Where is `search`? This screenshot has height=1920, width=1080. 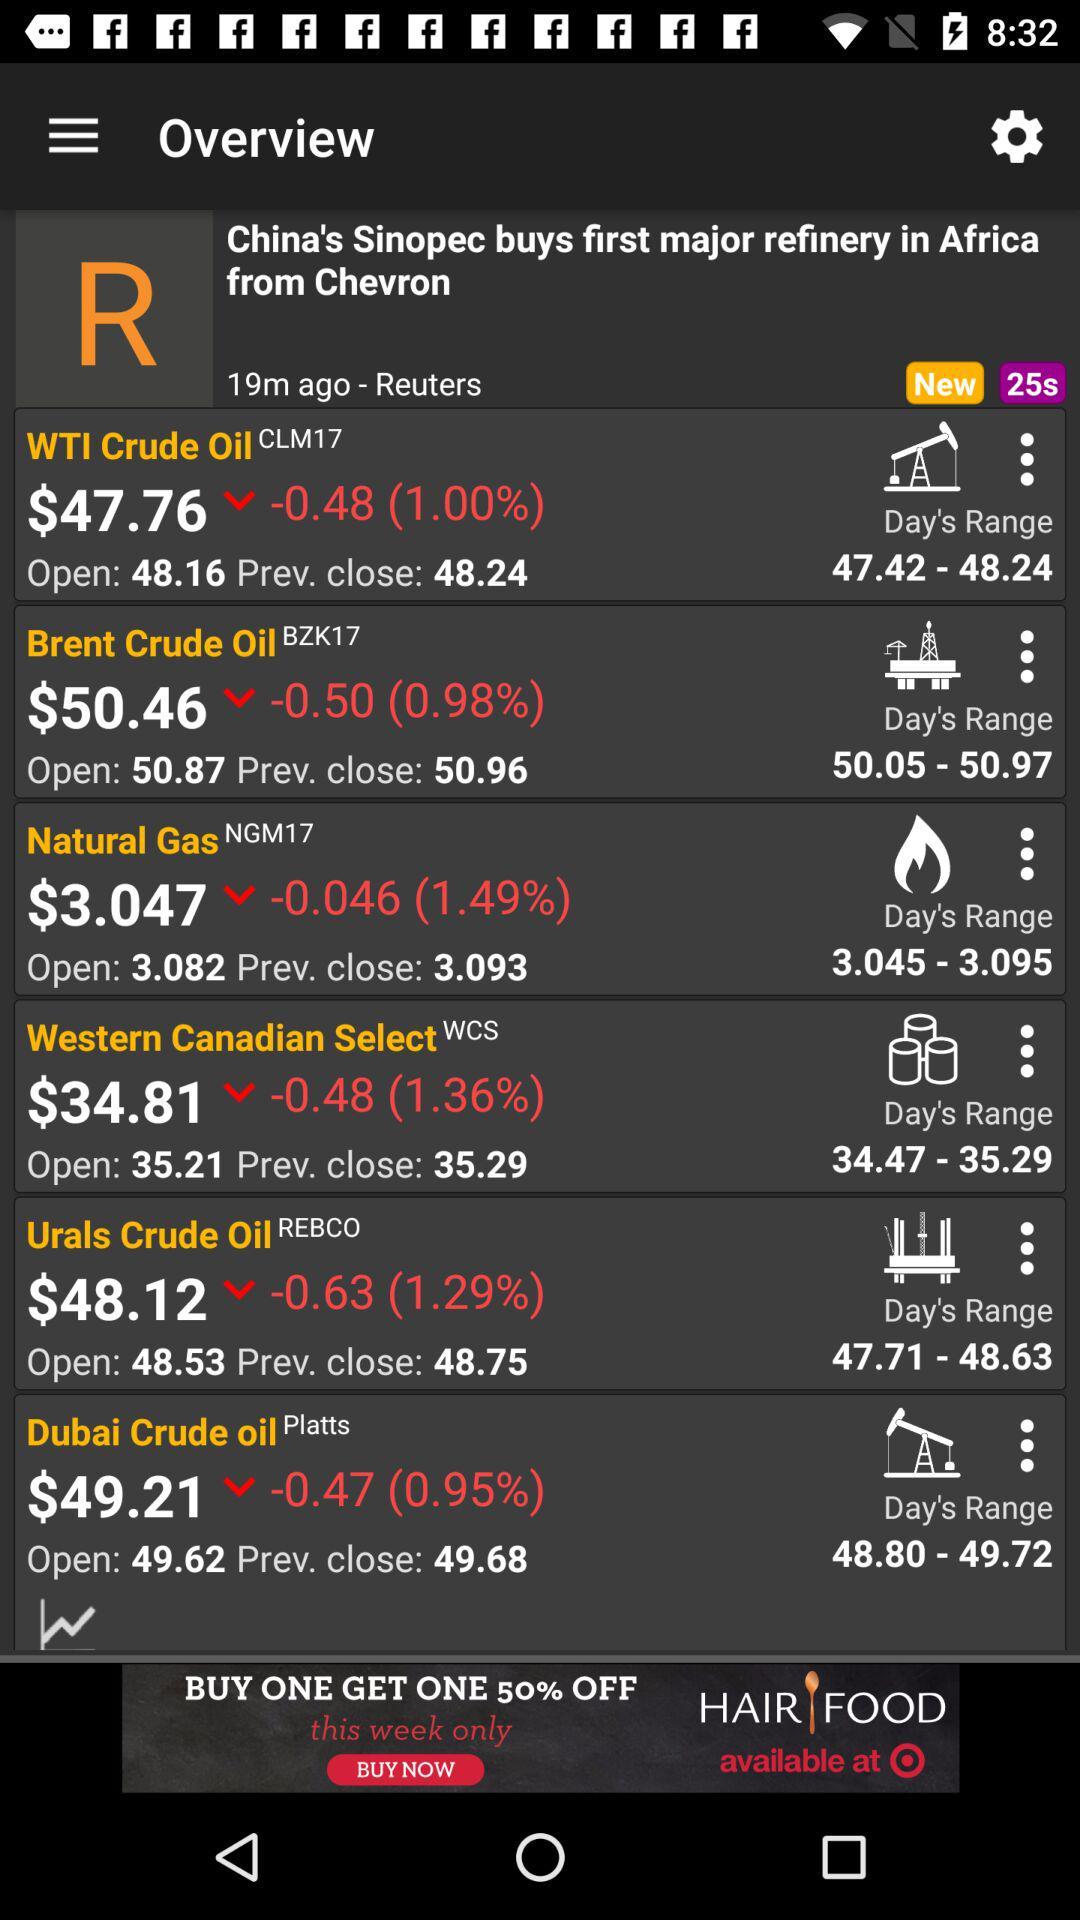 search is located at coordinates (1027, 458).